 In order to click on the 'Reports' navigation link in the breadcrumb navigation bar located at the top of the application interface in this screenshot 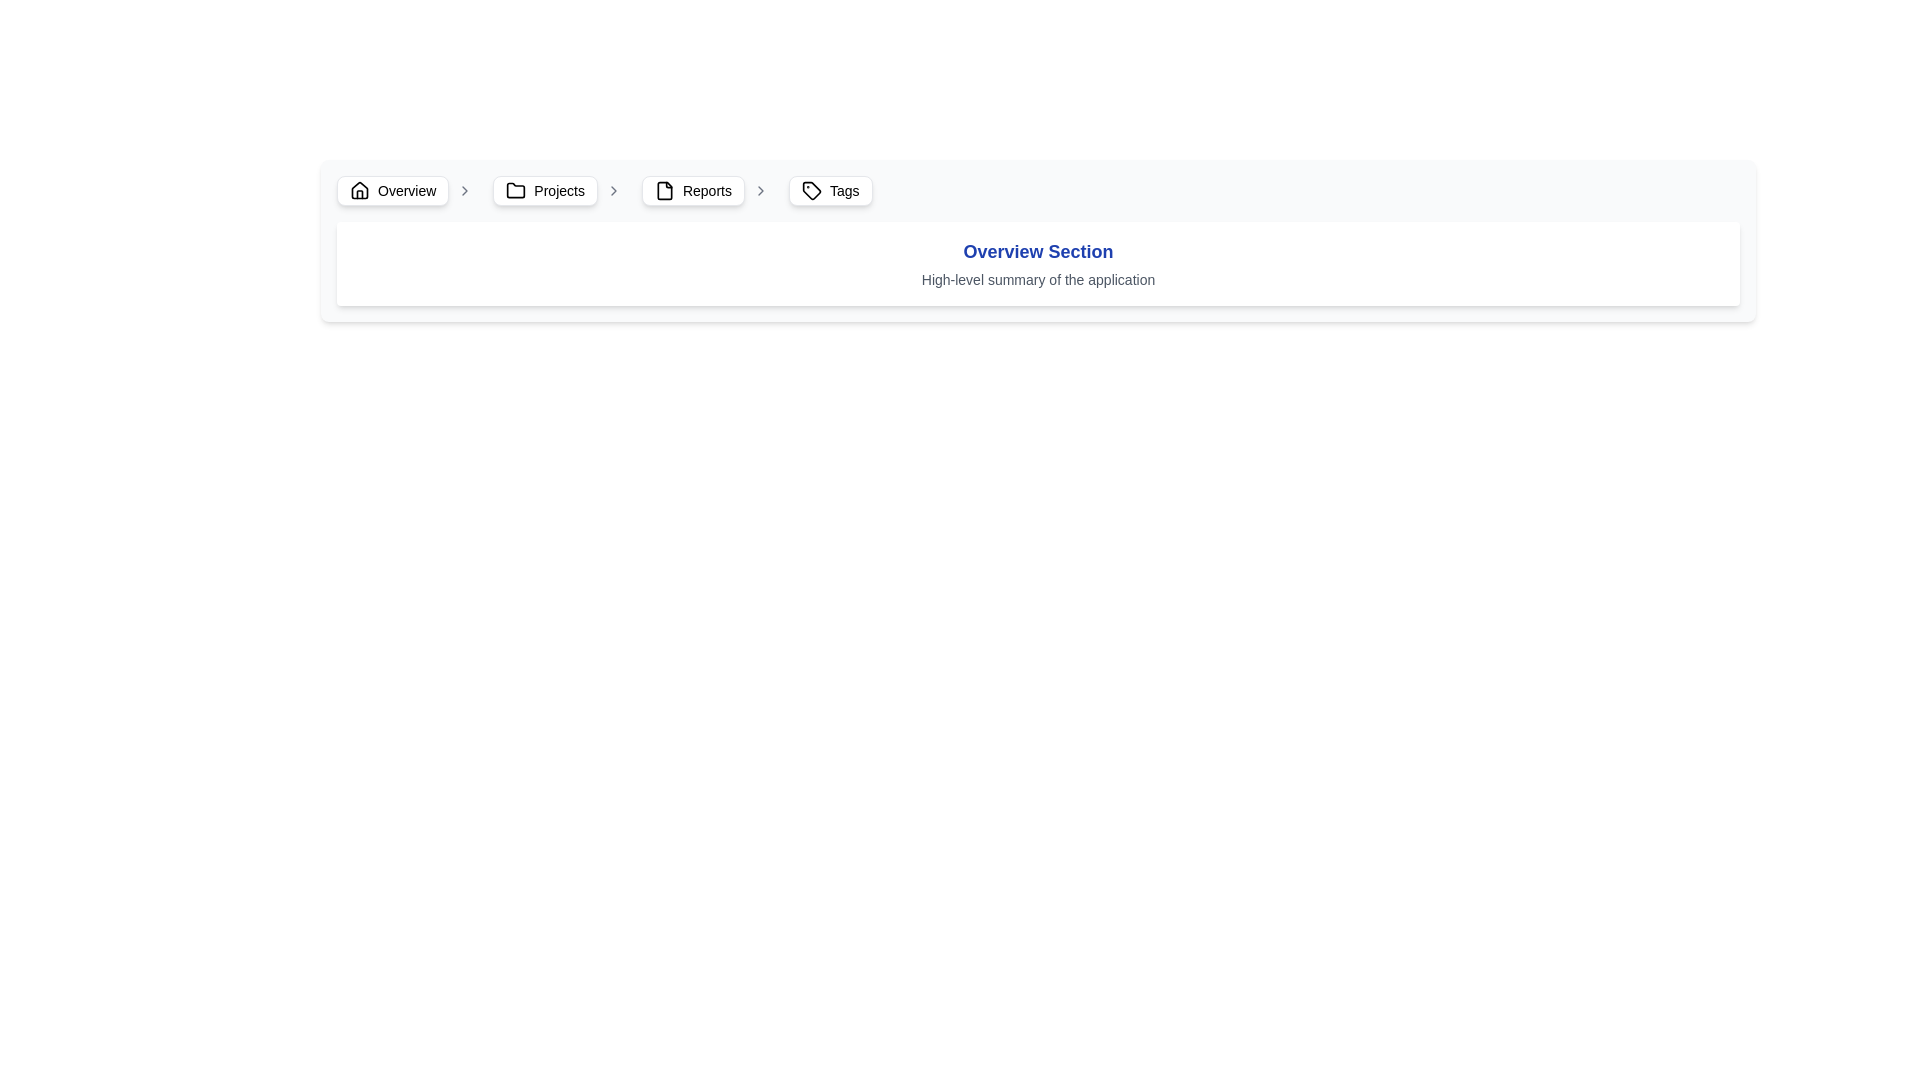, I will do `click(693, 191)`.